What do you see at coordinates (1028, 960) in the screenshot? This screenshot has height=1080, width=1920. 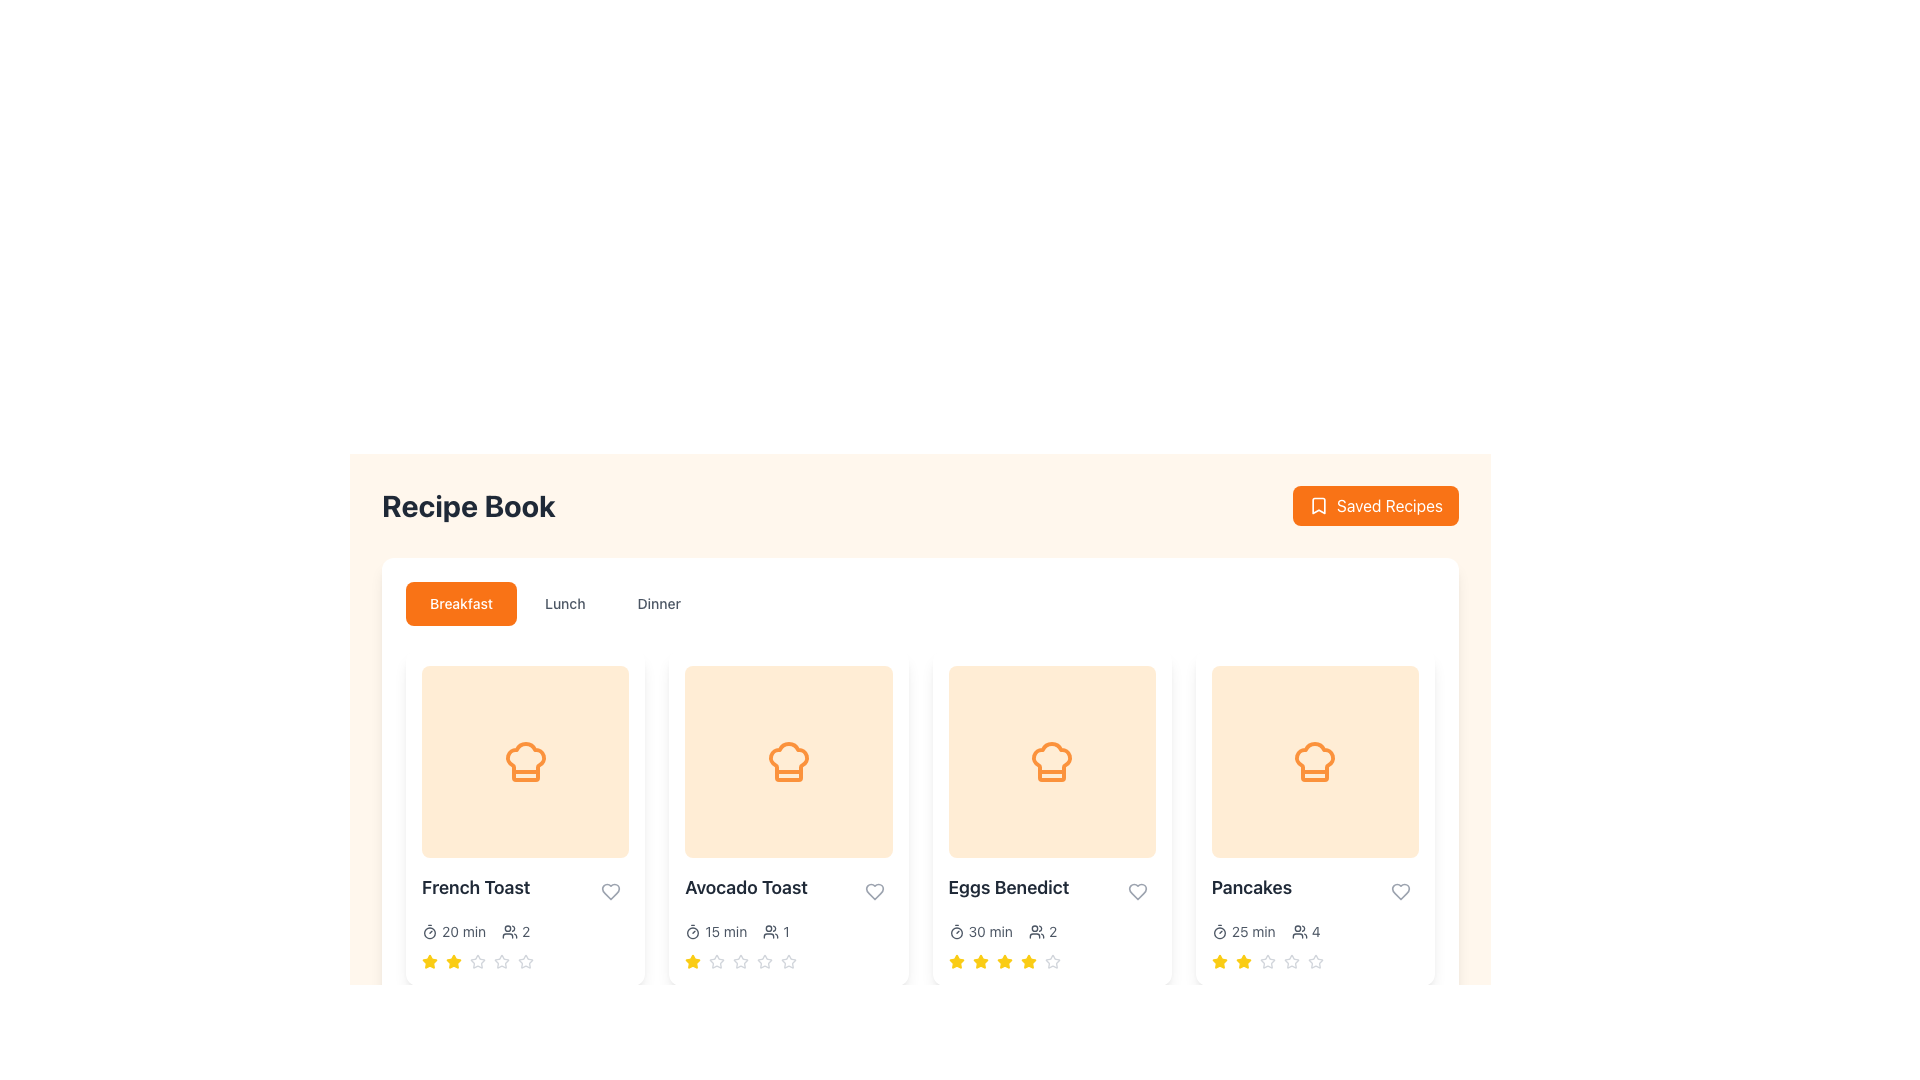 I see `the third yellow star icon in the rating component under the 'Eggs Benedict' recipe card` at bounding box center [1028, 960].